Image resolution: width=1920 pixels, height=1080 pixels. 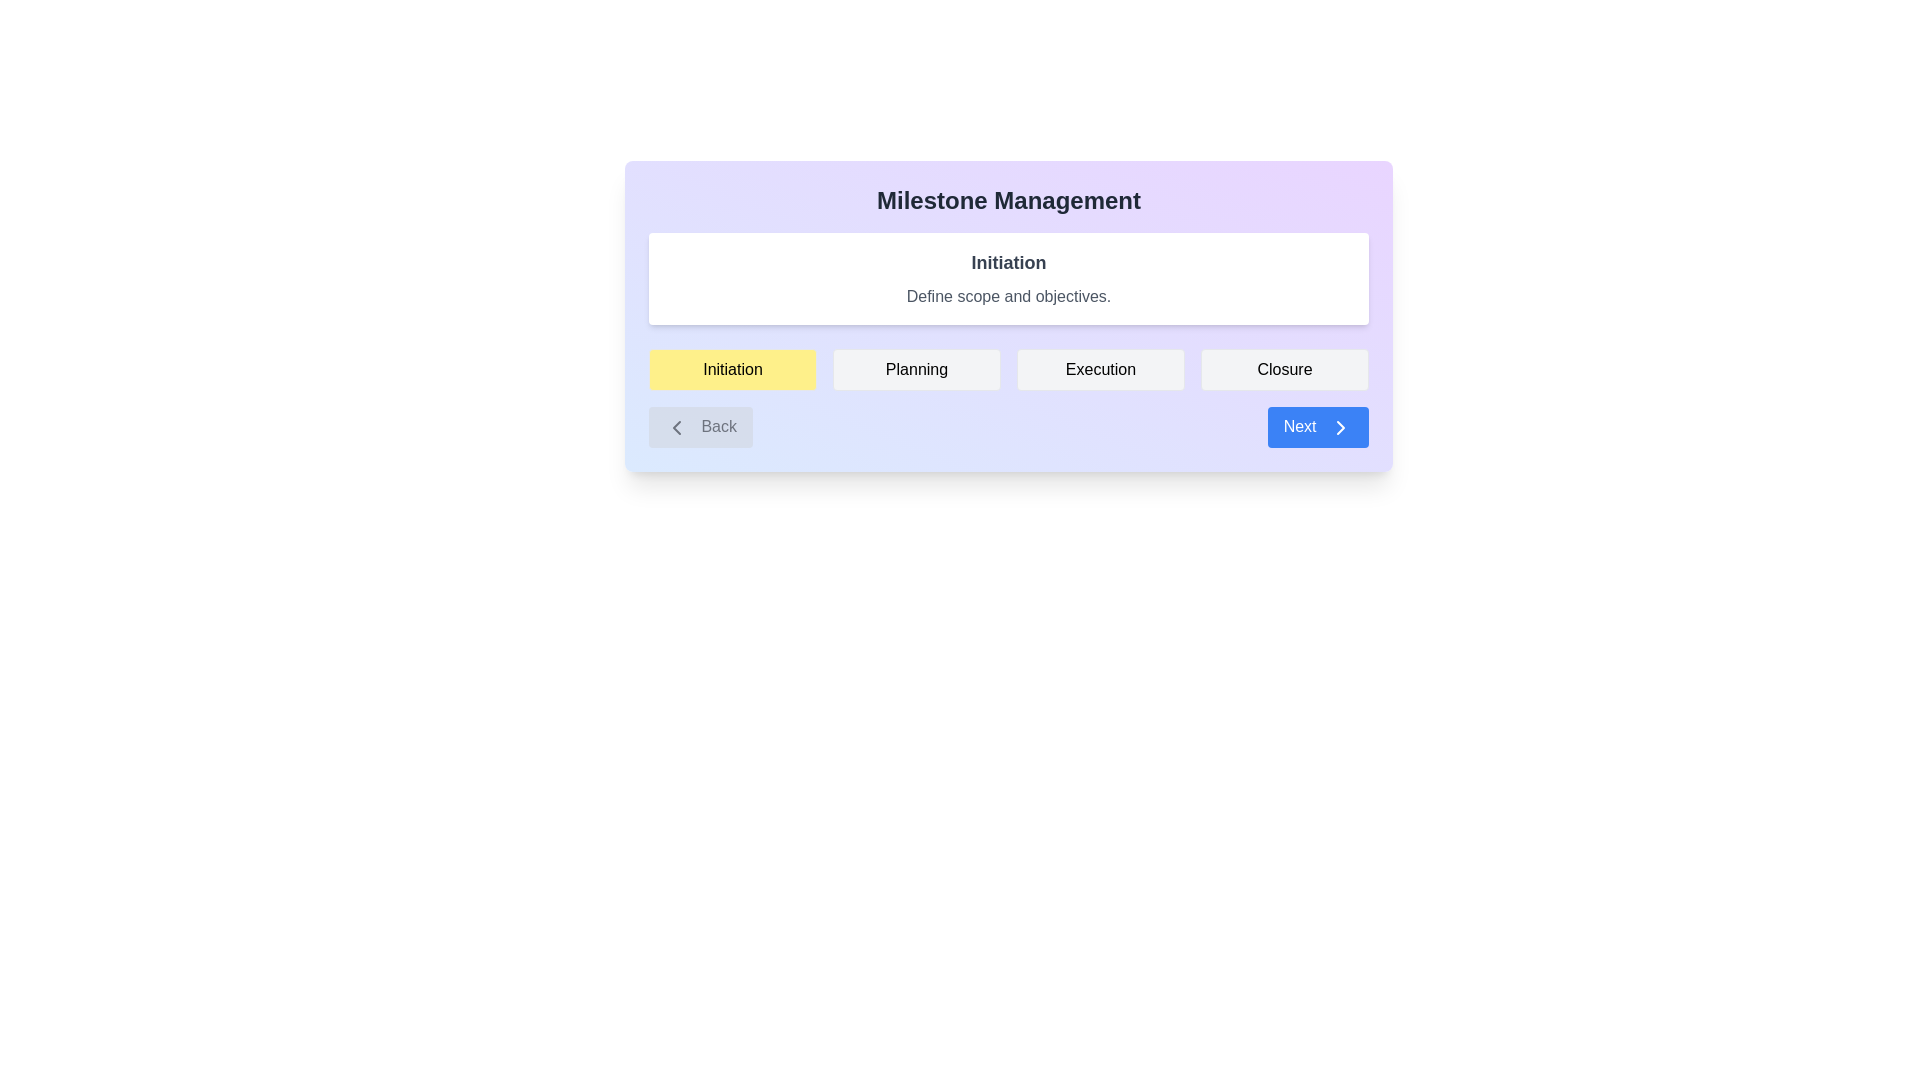 What do you see at coordinates (1099, 370) in the screenshot?
I see `the non-interactive button labeled 'Execution', which is the third in a sequence of four buttons in a workflow tracking system` at bounding box center [1099, 370].